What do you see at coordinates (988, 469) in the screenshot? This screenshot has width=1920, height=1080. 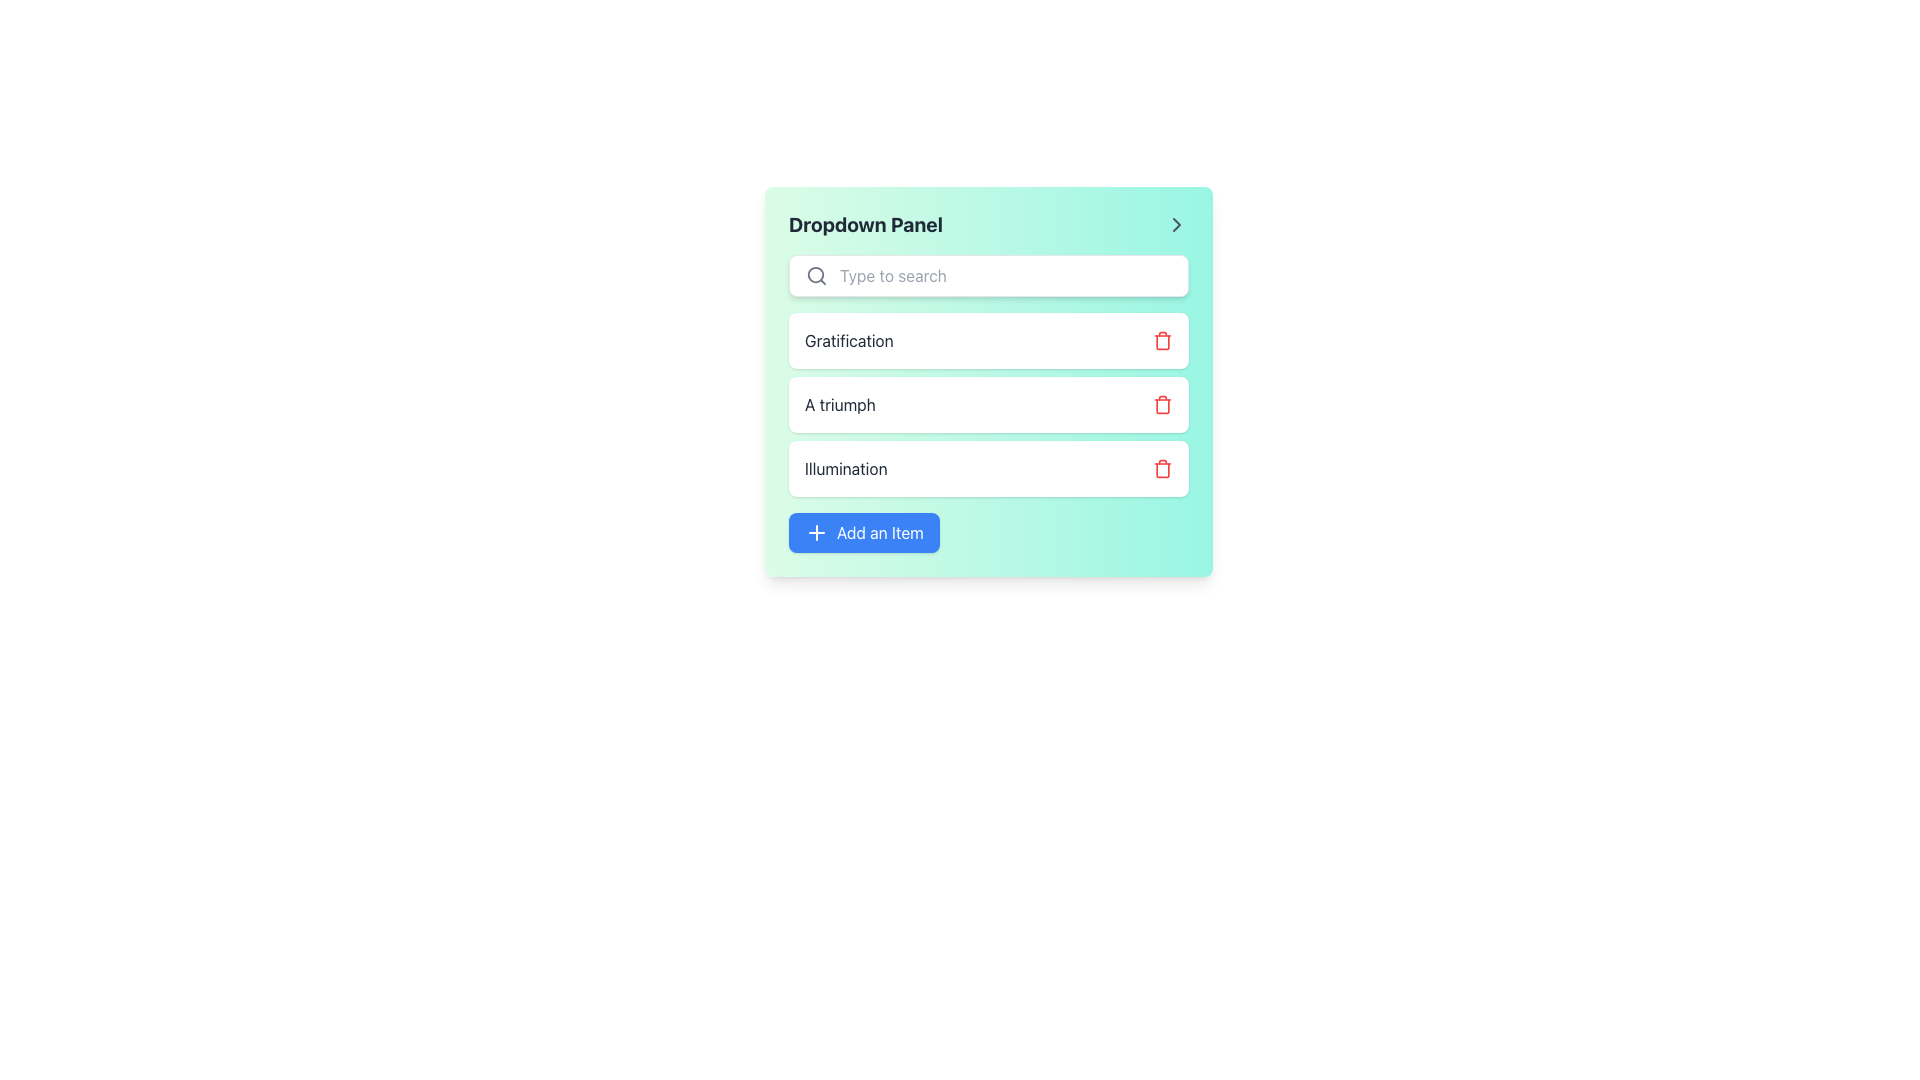 I see `the 'Illumination' list item, which is the third item in a vertical list` at bounding box center [988, 469].